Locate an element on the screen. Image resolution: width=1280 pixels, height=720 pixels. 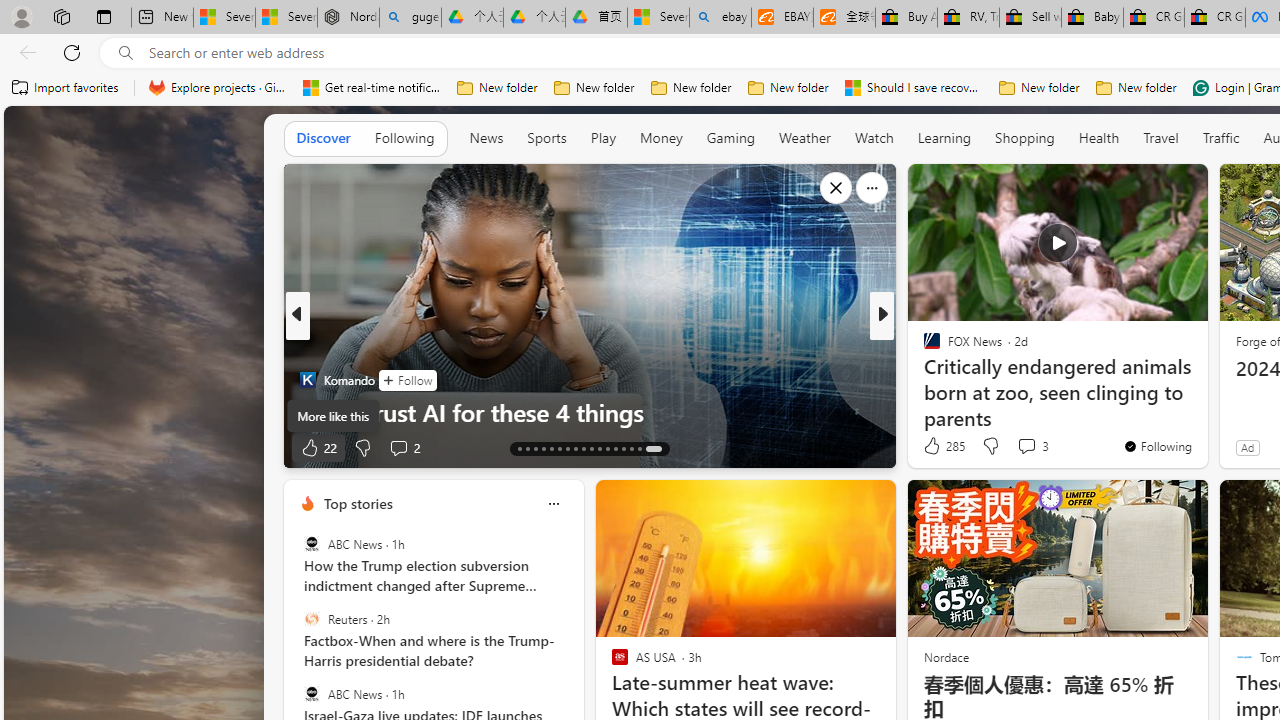
'Sports' is located at coordinates (547, 136).